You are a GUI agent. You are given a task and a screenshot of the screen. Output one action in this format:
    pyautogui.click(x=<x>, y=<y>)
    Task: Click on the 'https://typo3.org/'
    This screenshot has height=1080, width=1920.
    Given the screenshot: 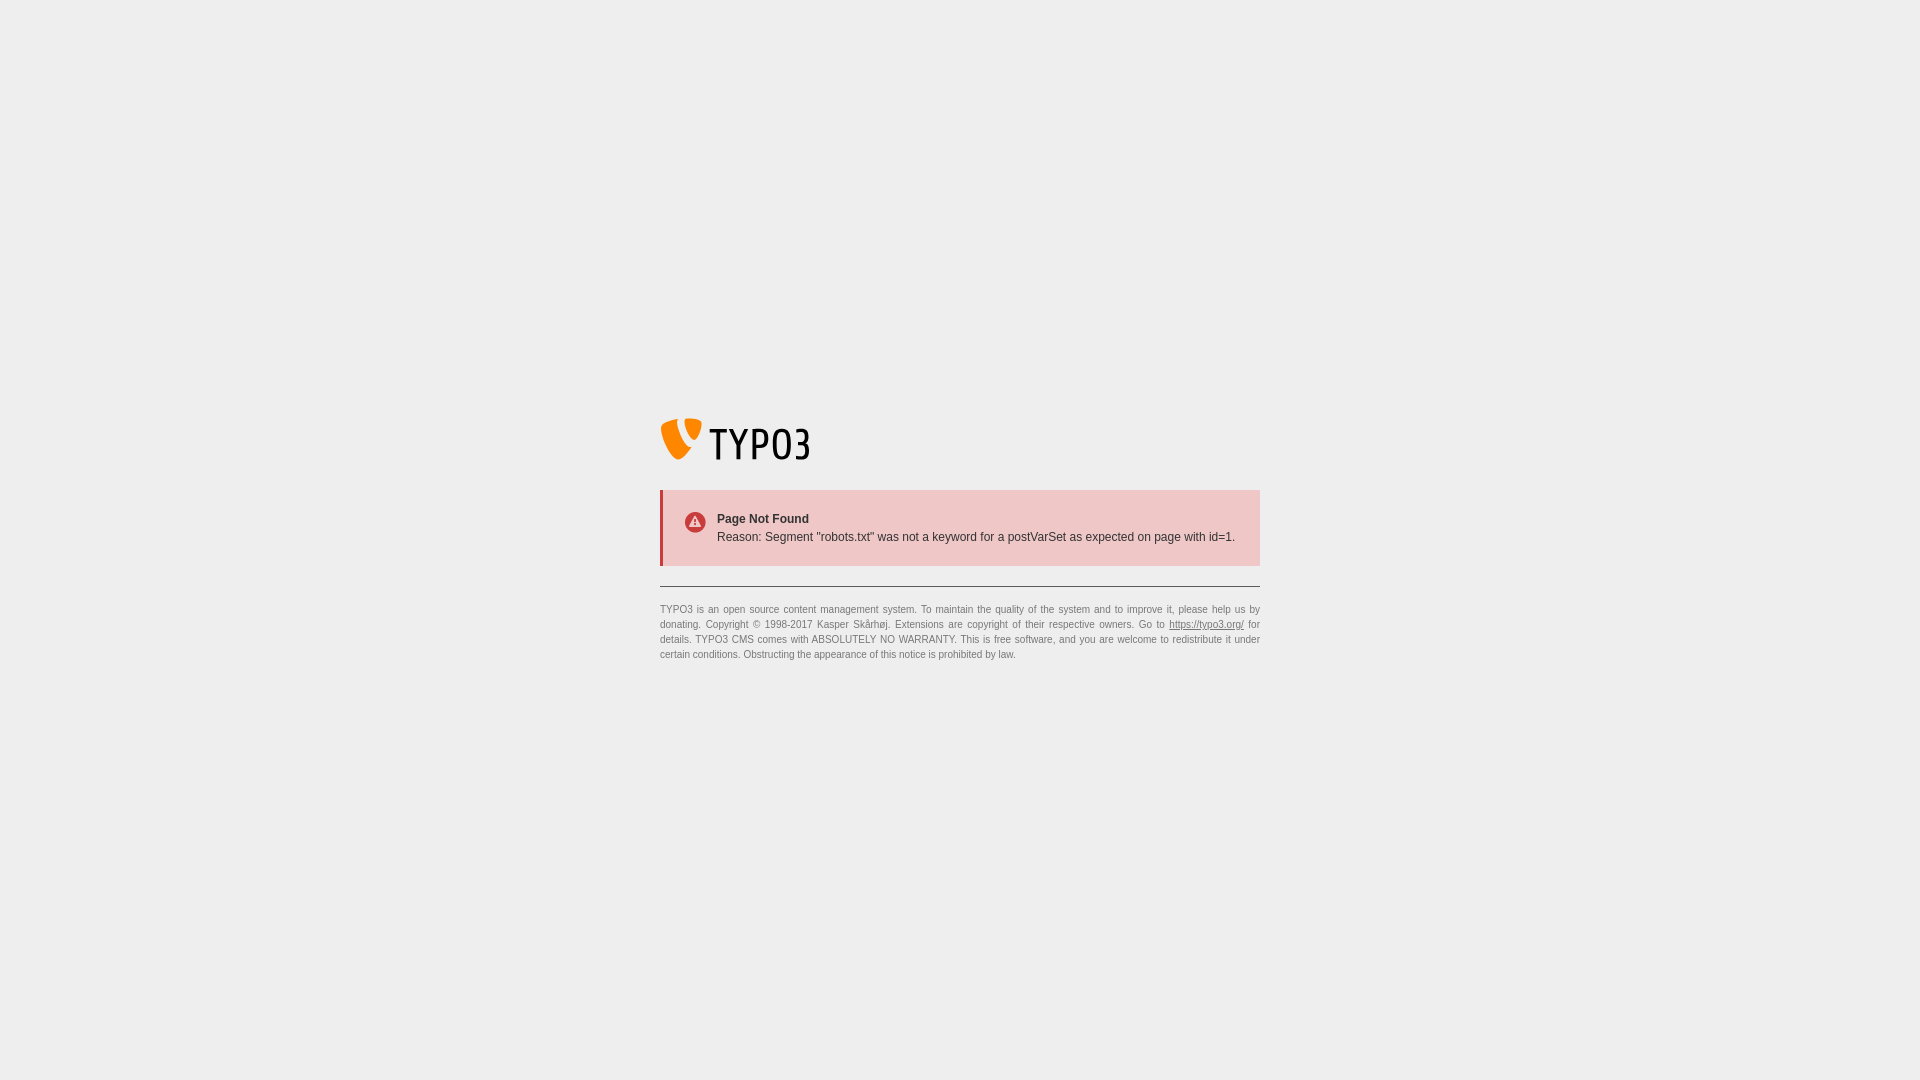 What is the action you would take?
    pyautogui.click(x=1205, y=623)
    